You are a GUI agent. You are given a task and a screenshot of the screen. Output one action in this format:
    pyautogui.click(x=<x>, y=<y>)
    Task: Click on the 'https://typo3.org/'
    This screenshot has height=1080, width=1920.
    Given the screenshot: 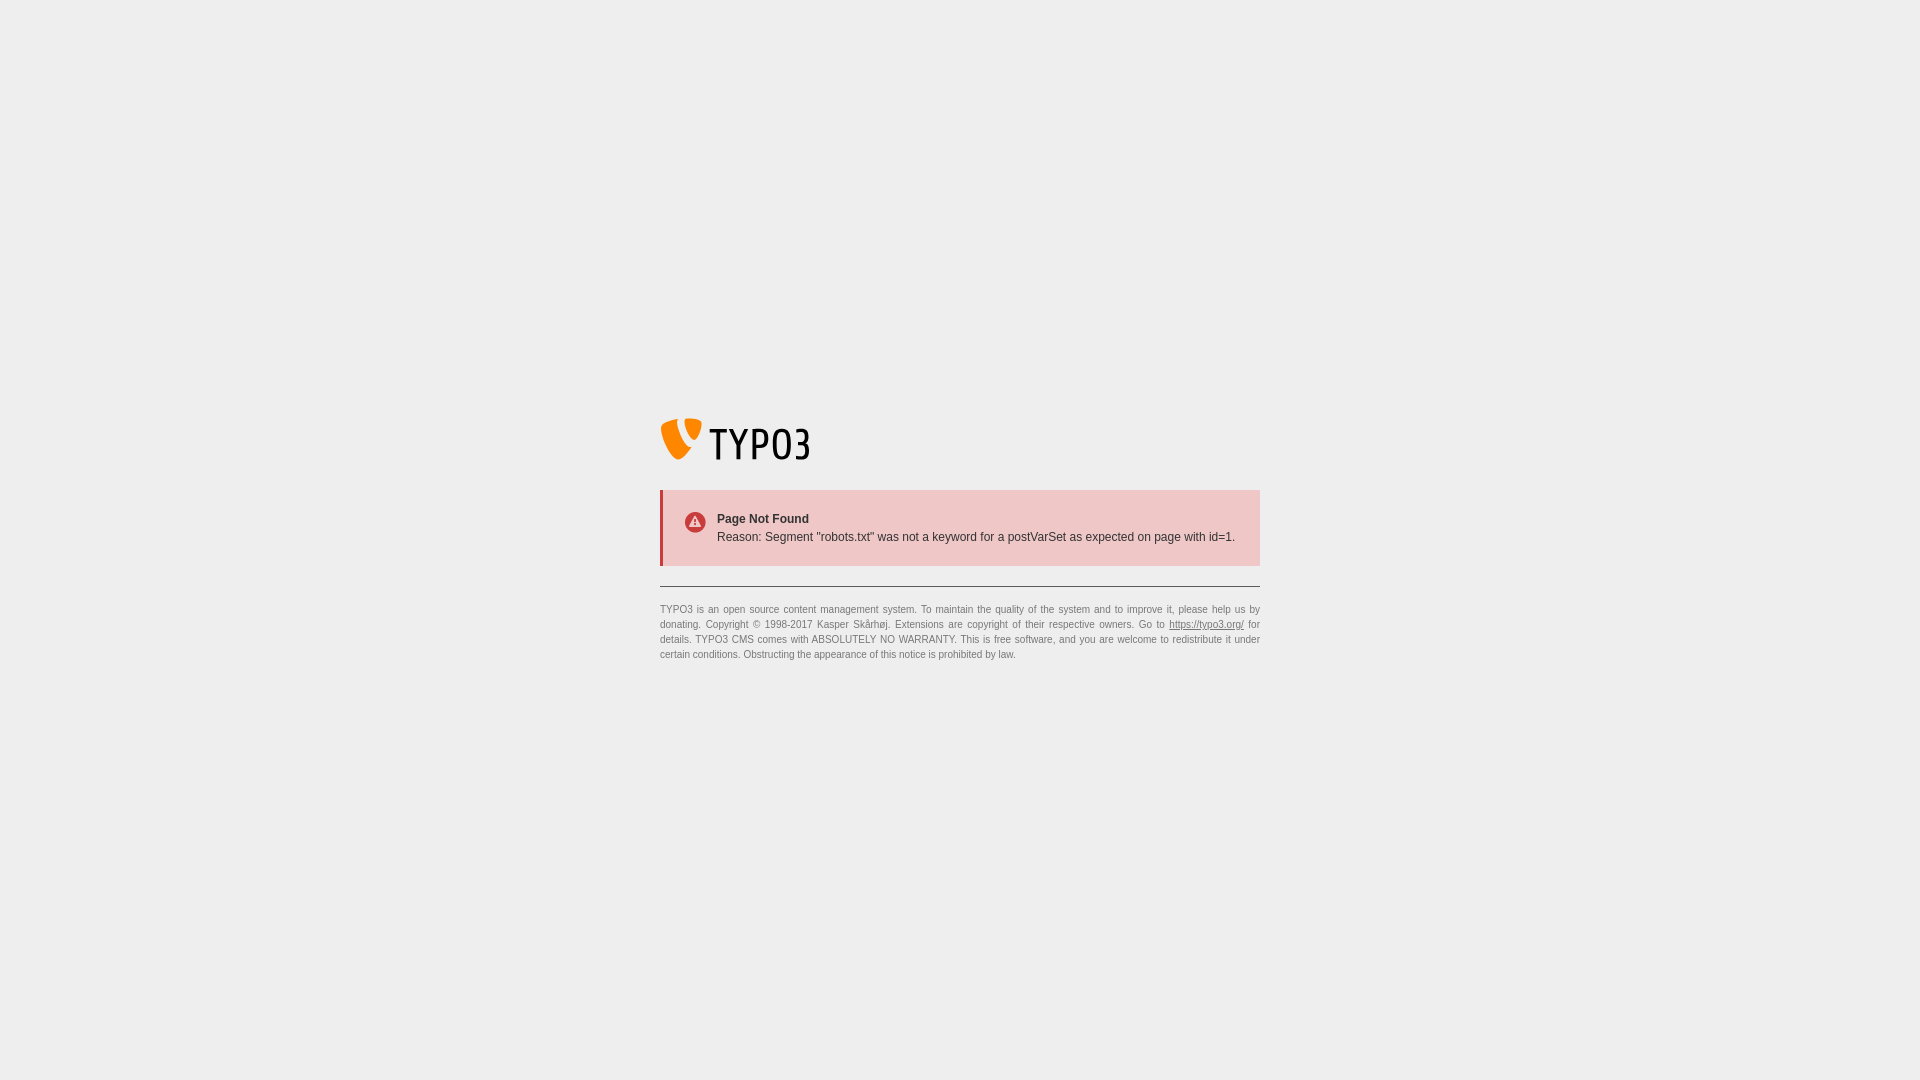 What is the action you would take?
    pyautogui.click(x=1205, y=623)
    